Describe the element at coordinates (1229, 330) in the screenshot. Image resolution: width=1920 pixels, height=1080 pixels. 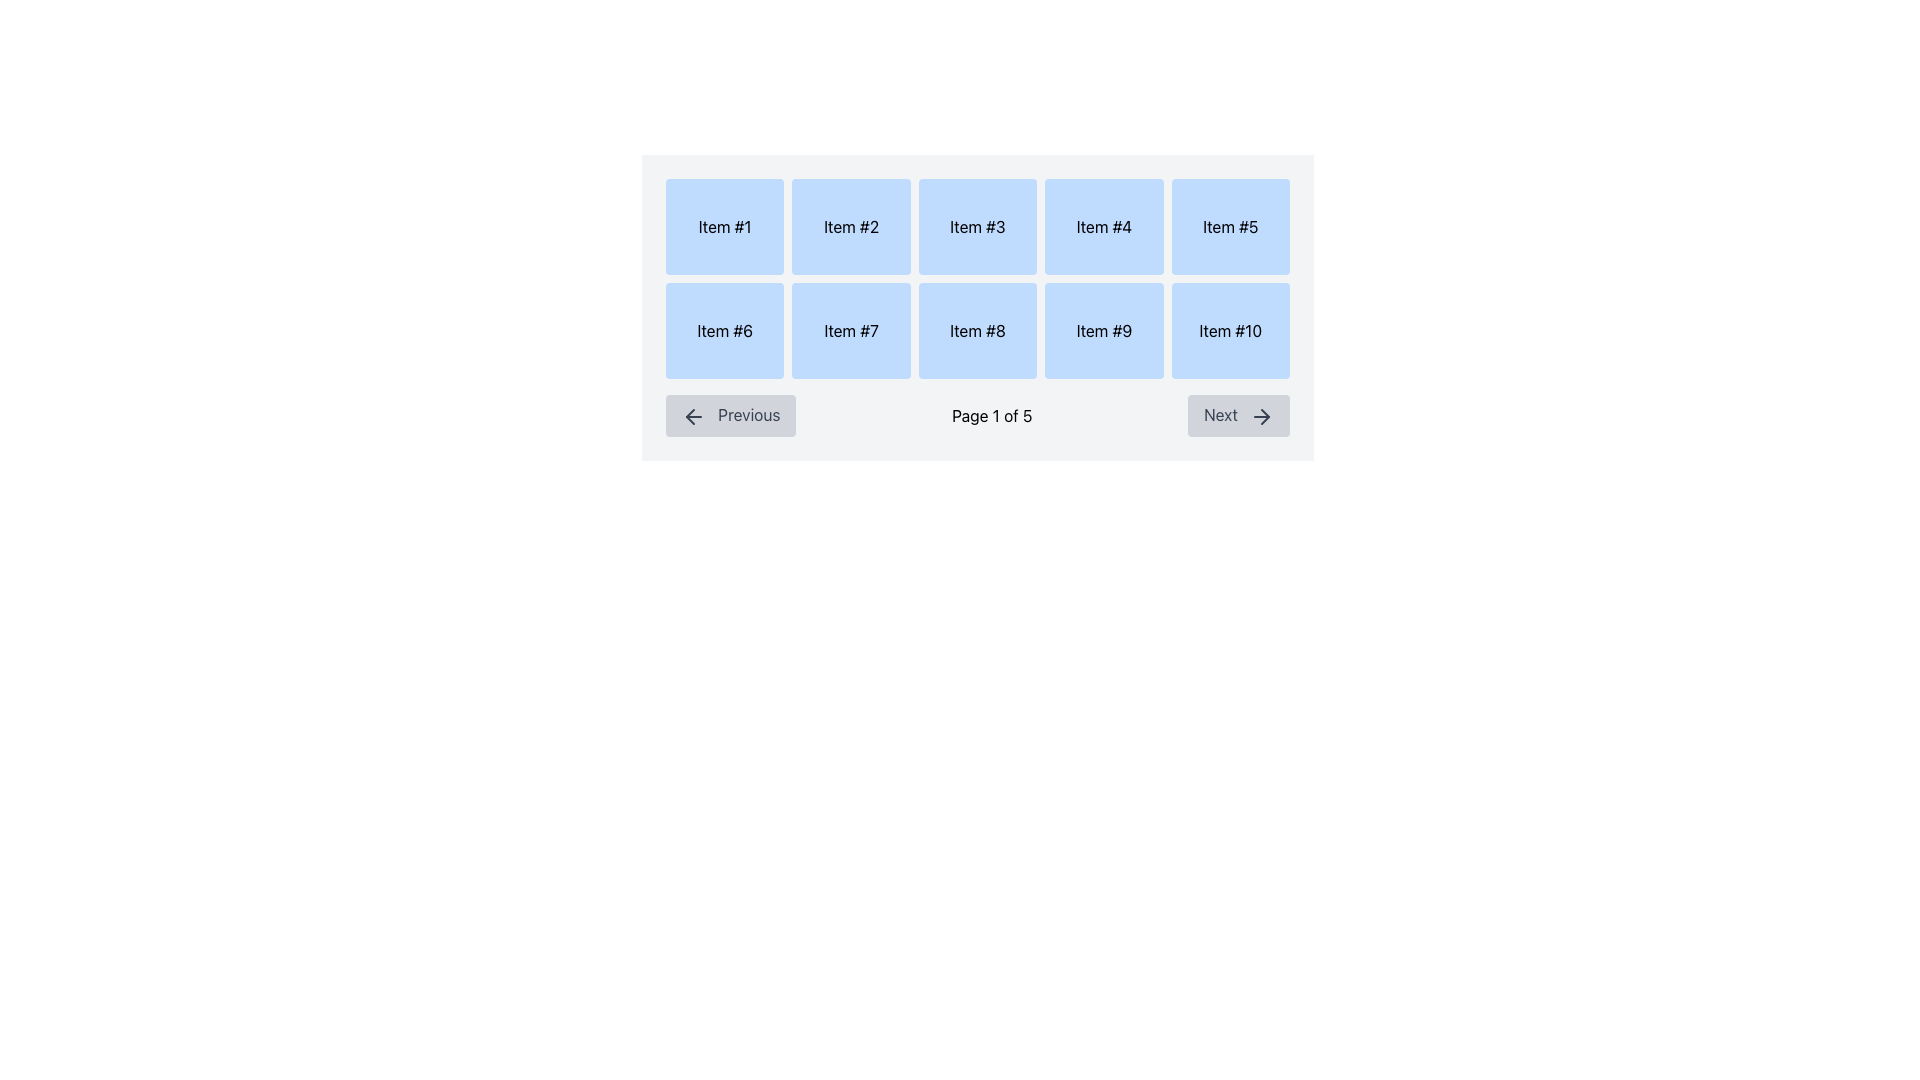
I see `the button-like element labeled 'Item #10'` at that location.